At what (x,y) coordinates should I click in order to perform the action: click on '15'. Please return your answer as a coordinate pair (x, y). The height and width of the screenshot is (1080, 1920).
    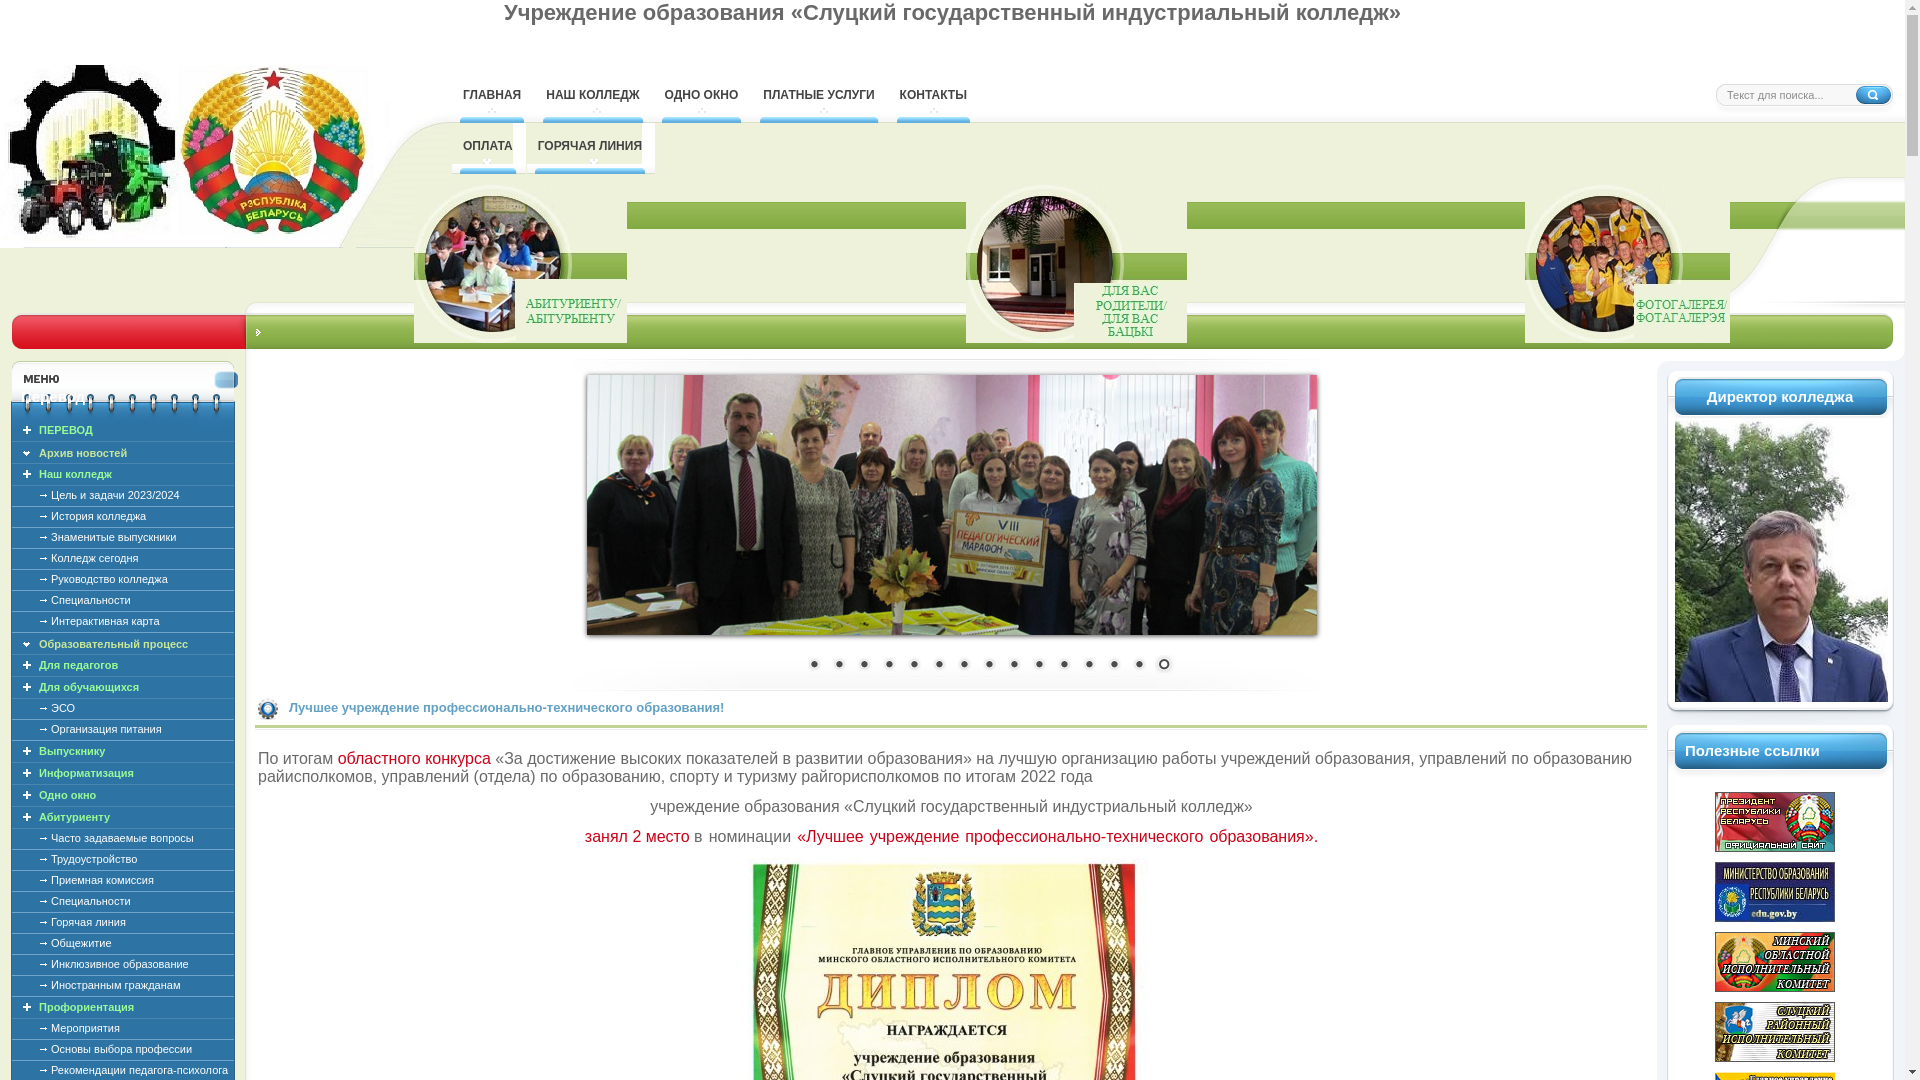
    Looking at the image, I should click on (1162, 666).